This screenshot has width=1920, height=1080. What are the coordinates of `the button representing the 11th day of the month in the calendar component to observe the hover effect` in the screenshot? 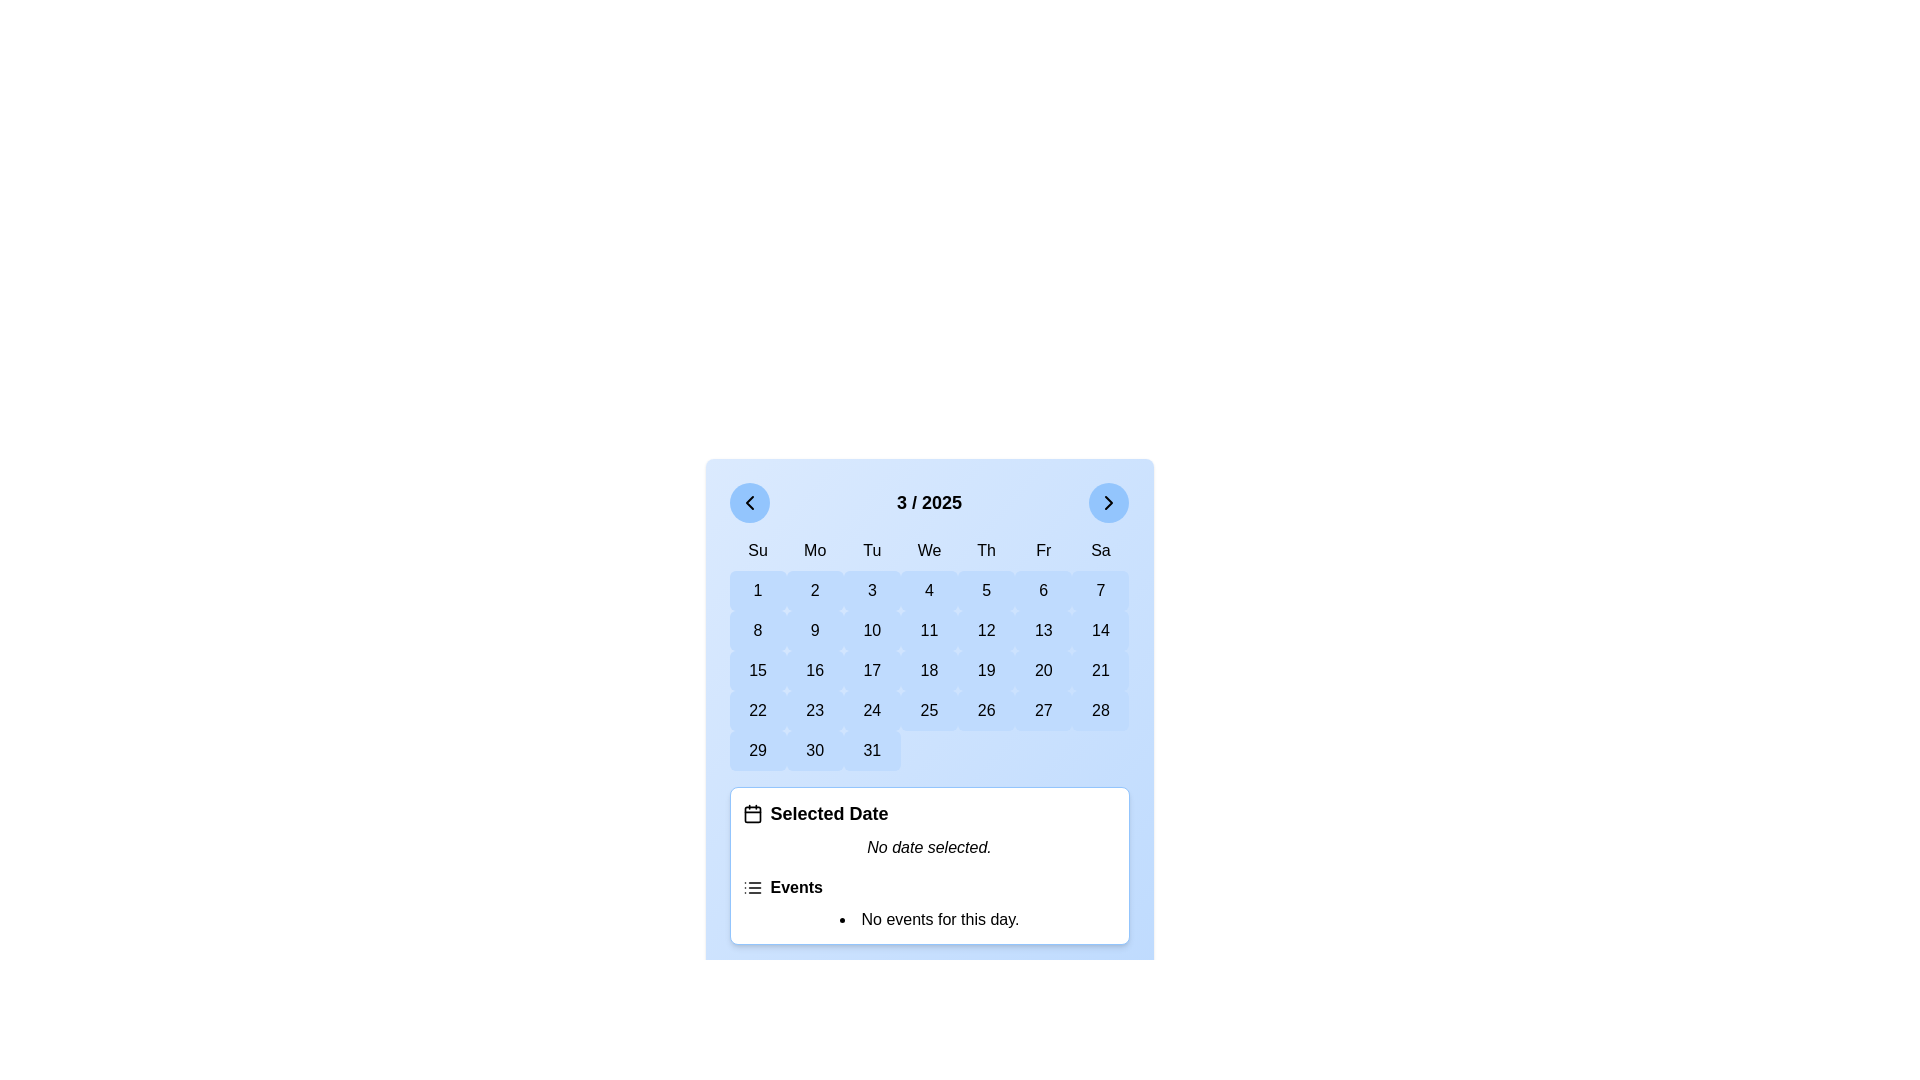 It's located at (928, 631).